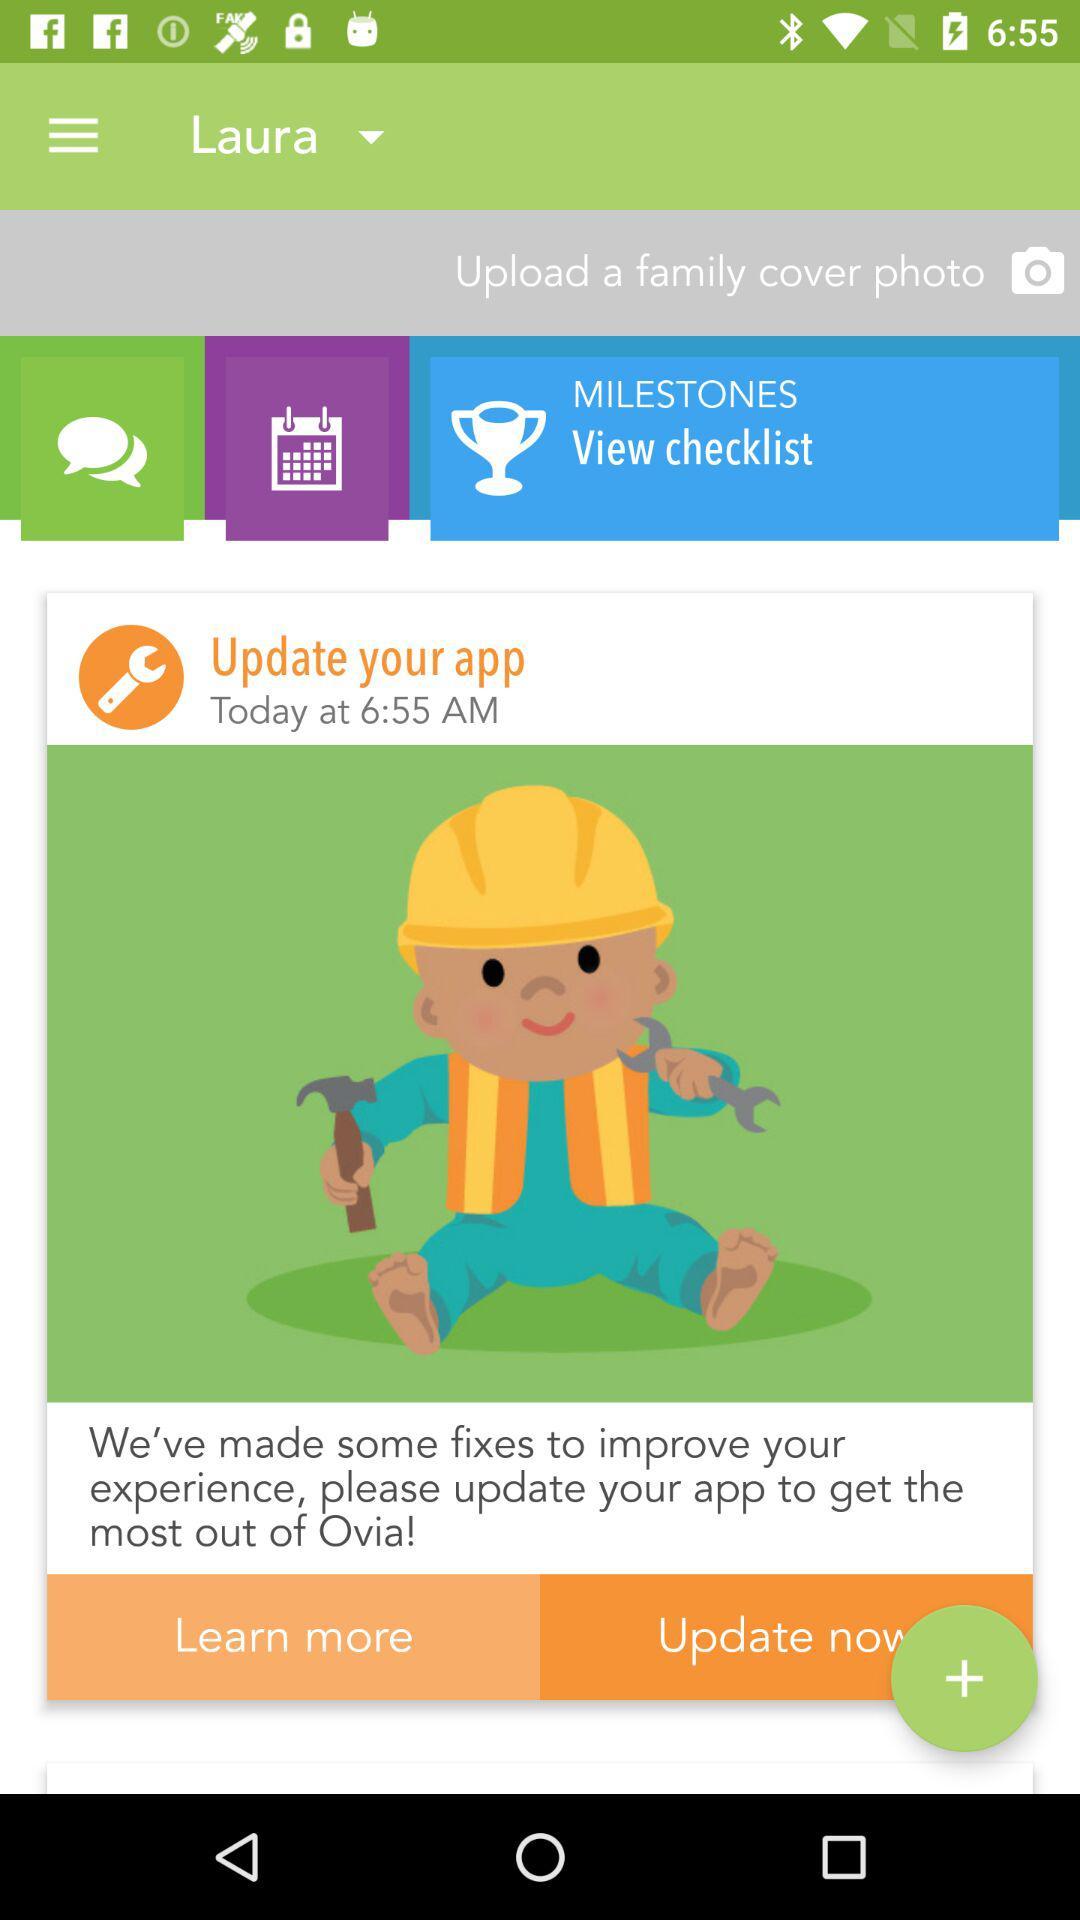  What do you see at coordinates (963, 1678) in the screenshot?
I see `the item below the we ve made` at bounding box center [963, 1678].